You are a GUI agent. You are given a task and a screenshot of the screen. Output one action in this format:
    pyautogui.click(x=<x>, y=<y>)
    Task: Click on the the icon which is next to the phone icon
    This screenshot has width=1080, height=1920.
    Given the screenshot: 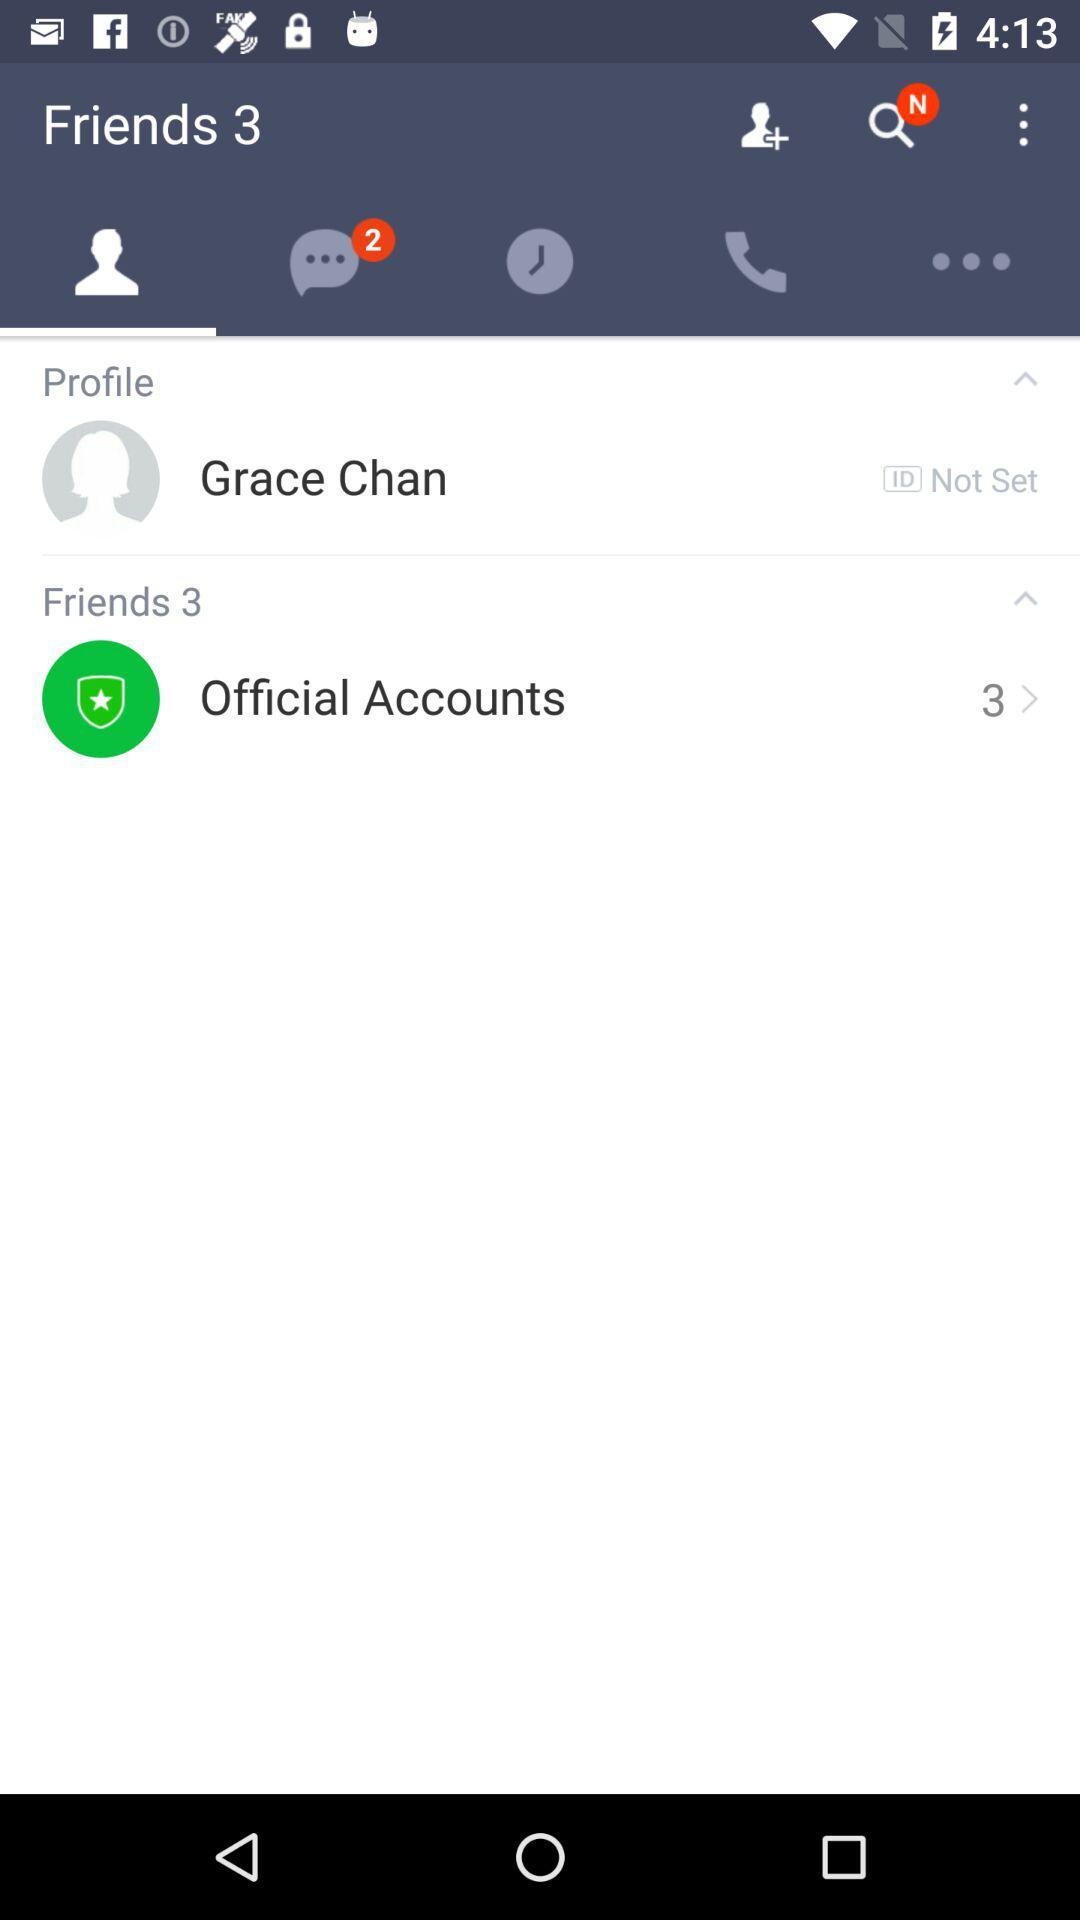 What is the action you would take?
    pyautogui.click(x=971, y=261)
    